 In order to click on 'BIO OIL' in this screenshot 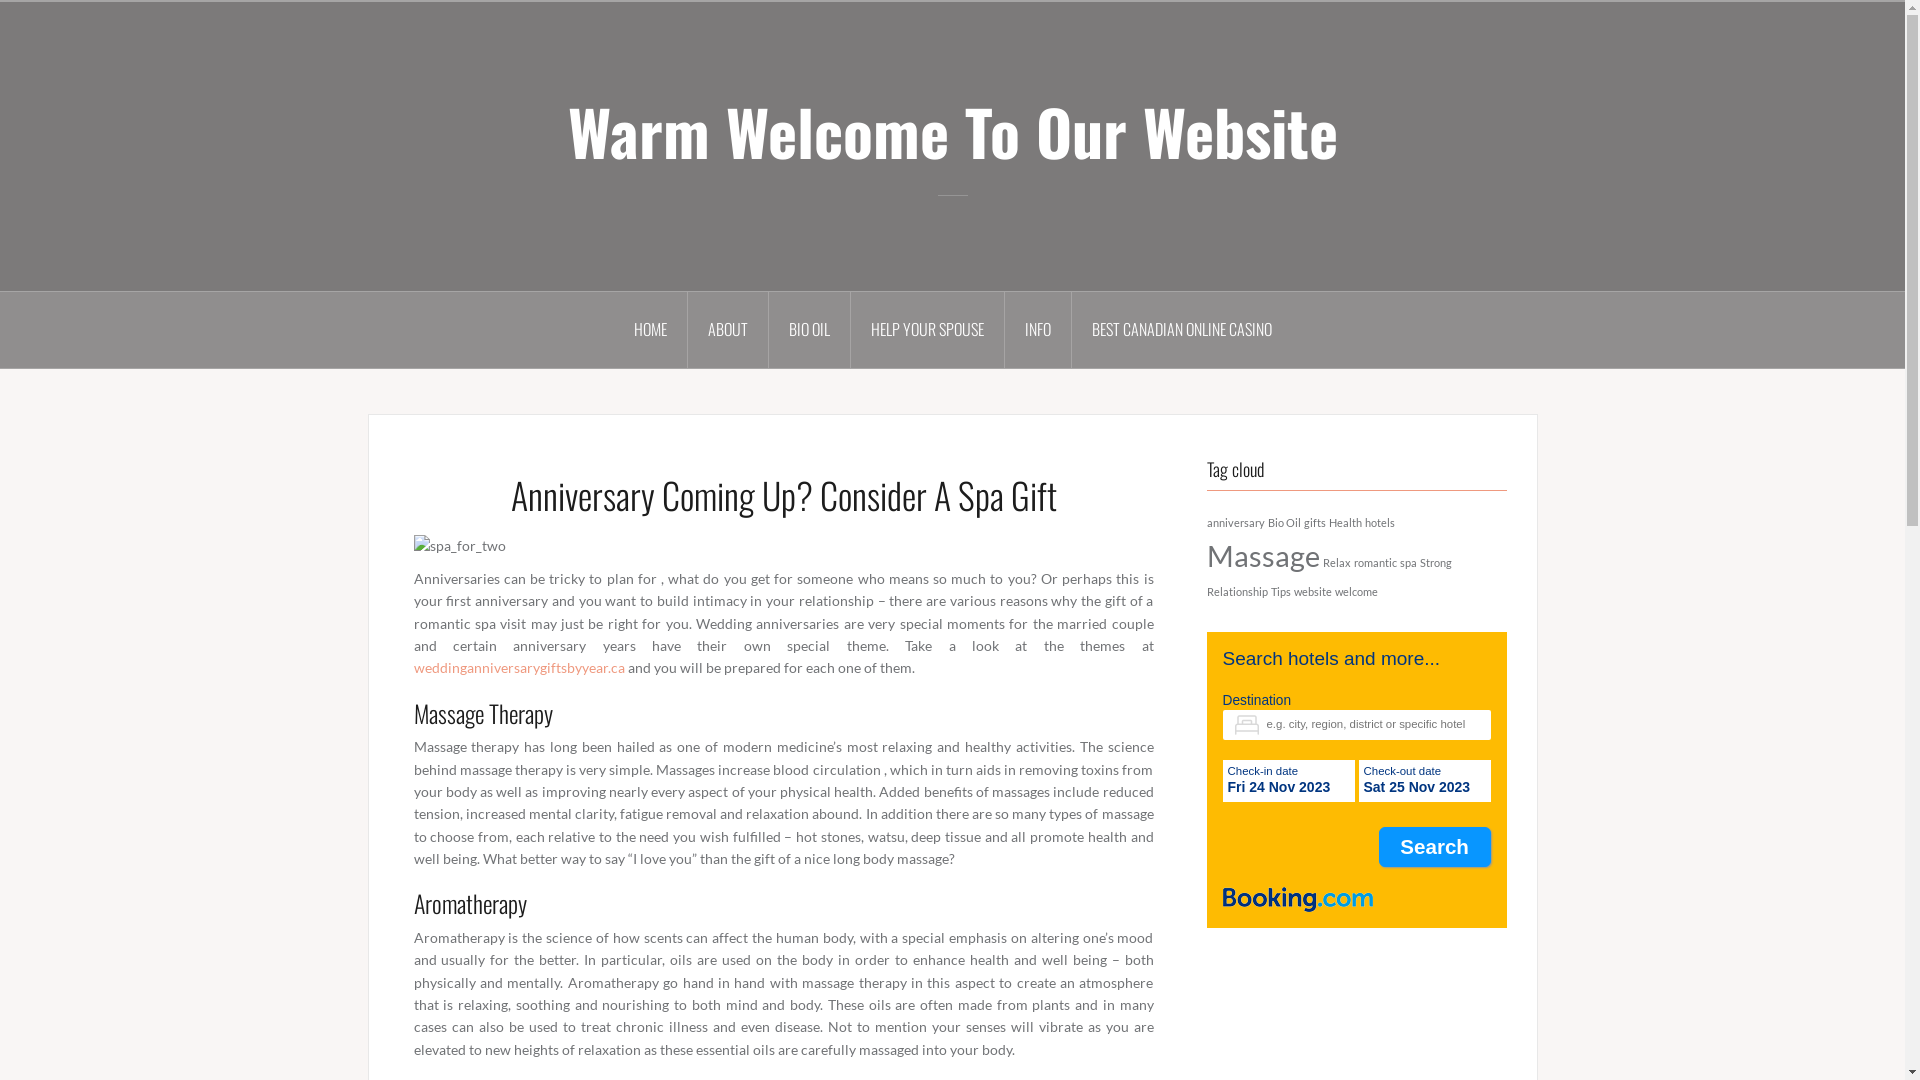, I will do `click(809, 329)`.